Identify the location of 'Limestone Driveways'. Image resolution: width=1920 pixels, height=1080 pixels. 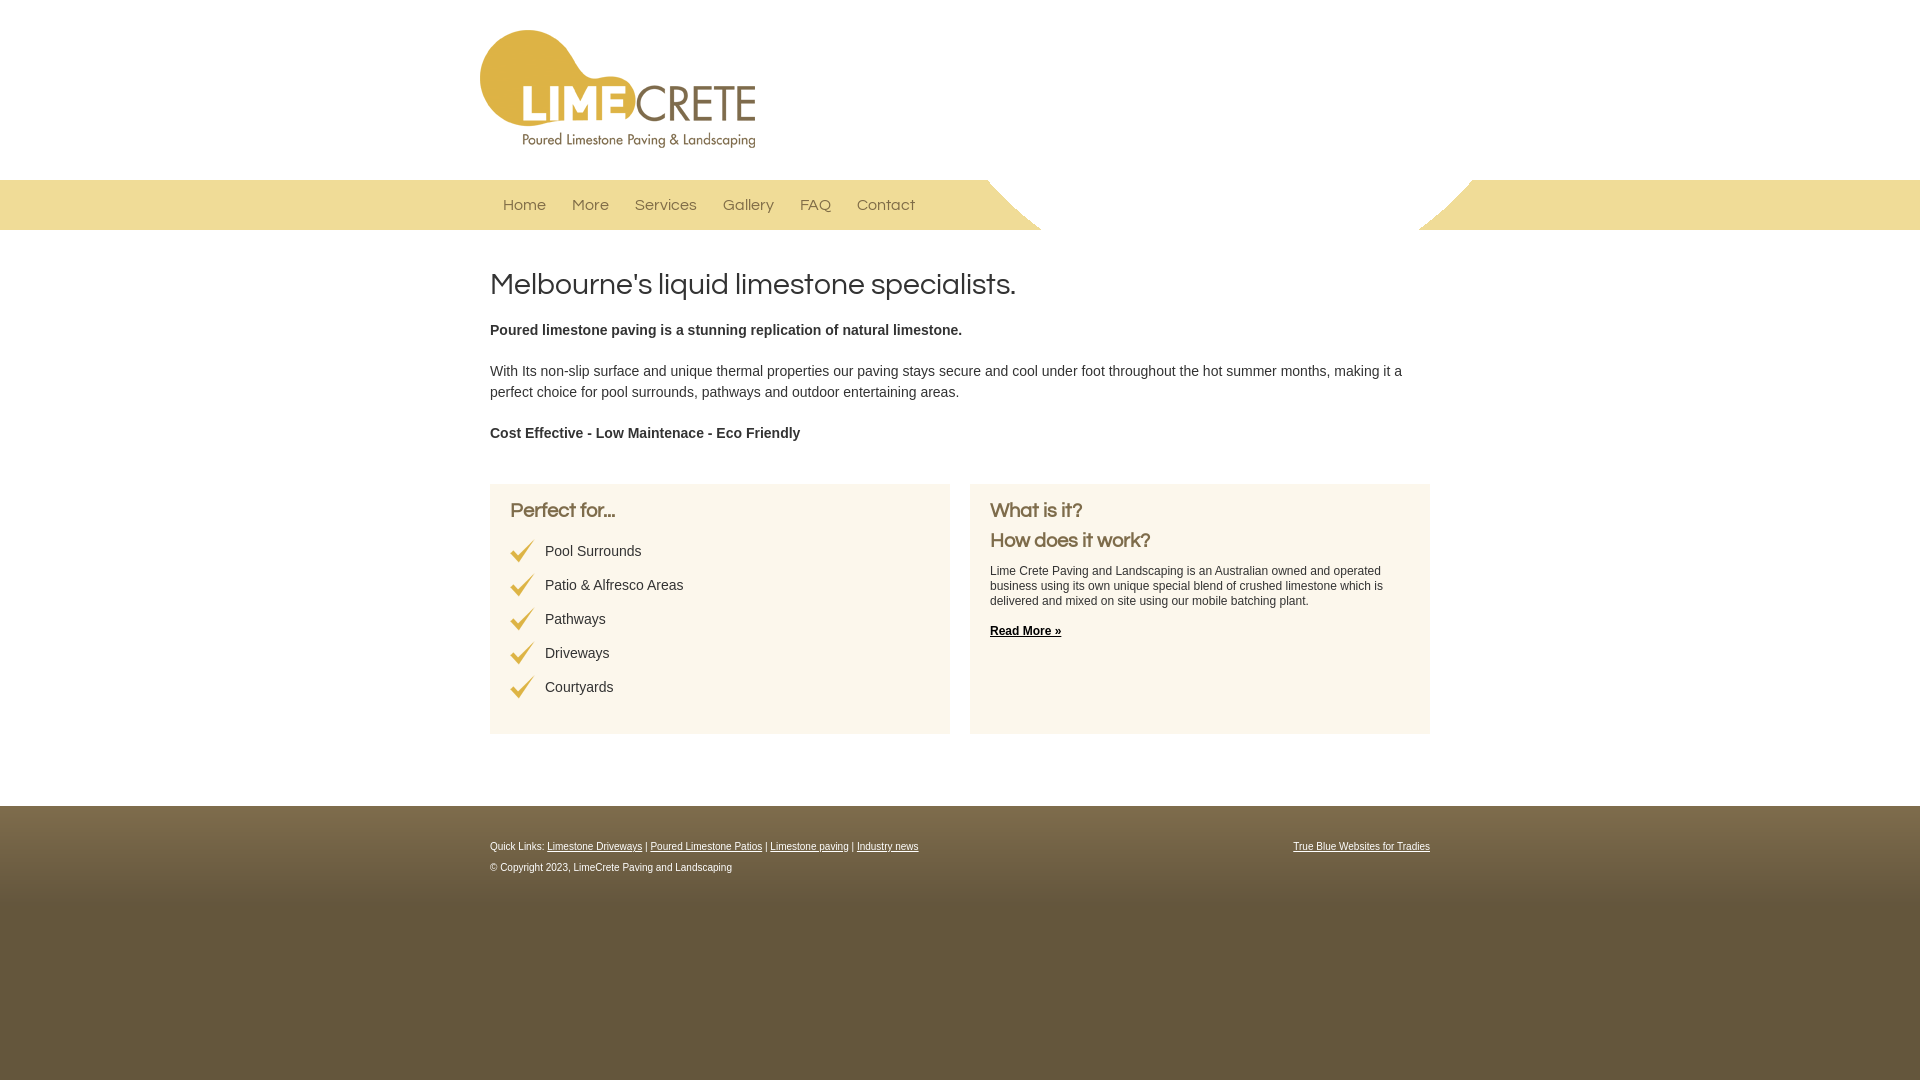
(593, 846).